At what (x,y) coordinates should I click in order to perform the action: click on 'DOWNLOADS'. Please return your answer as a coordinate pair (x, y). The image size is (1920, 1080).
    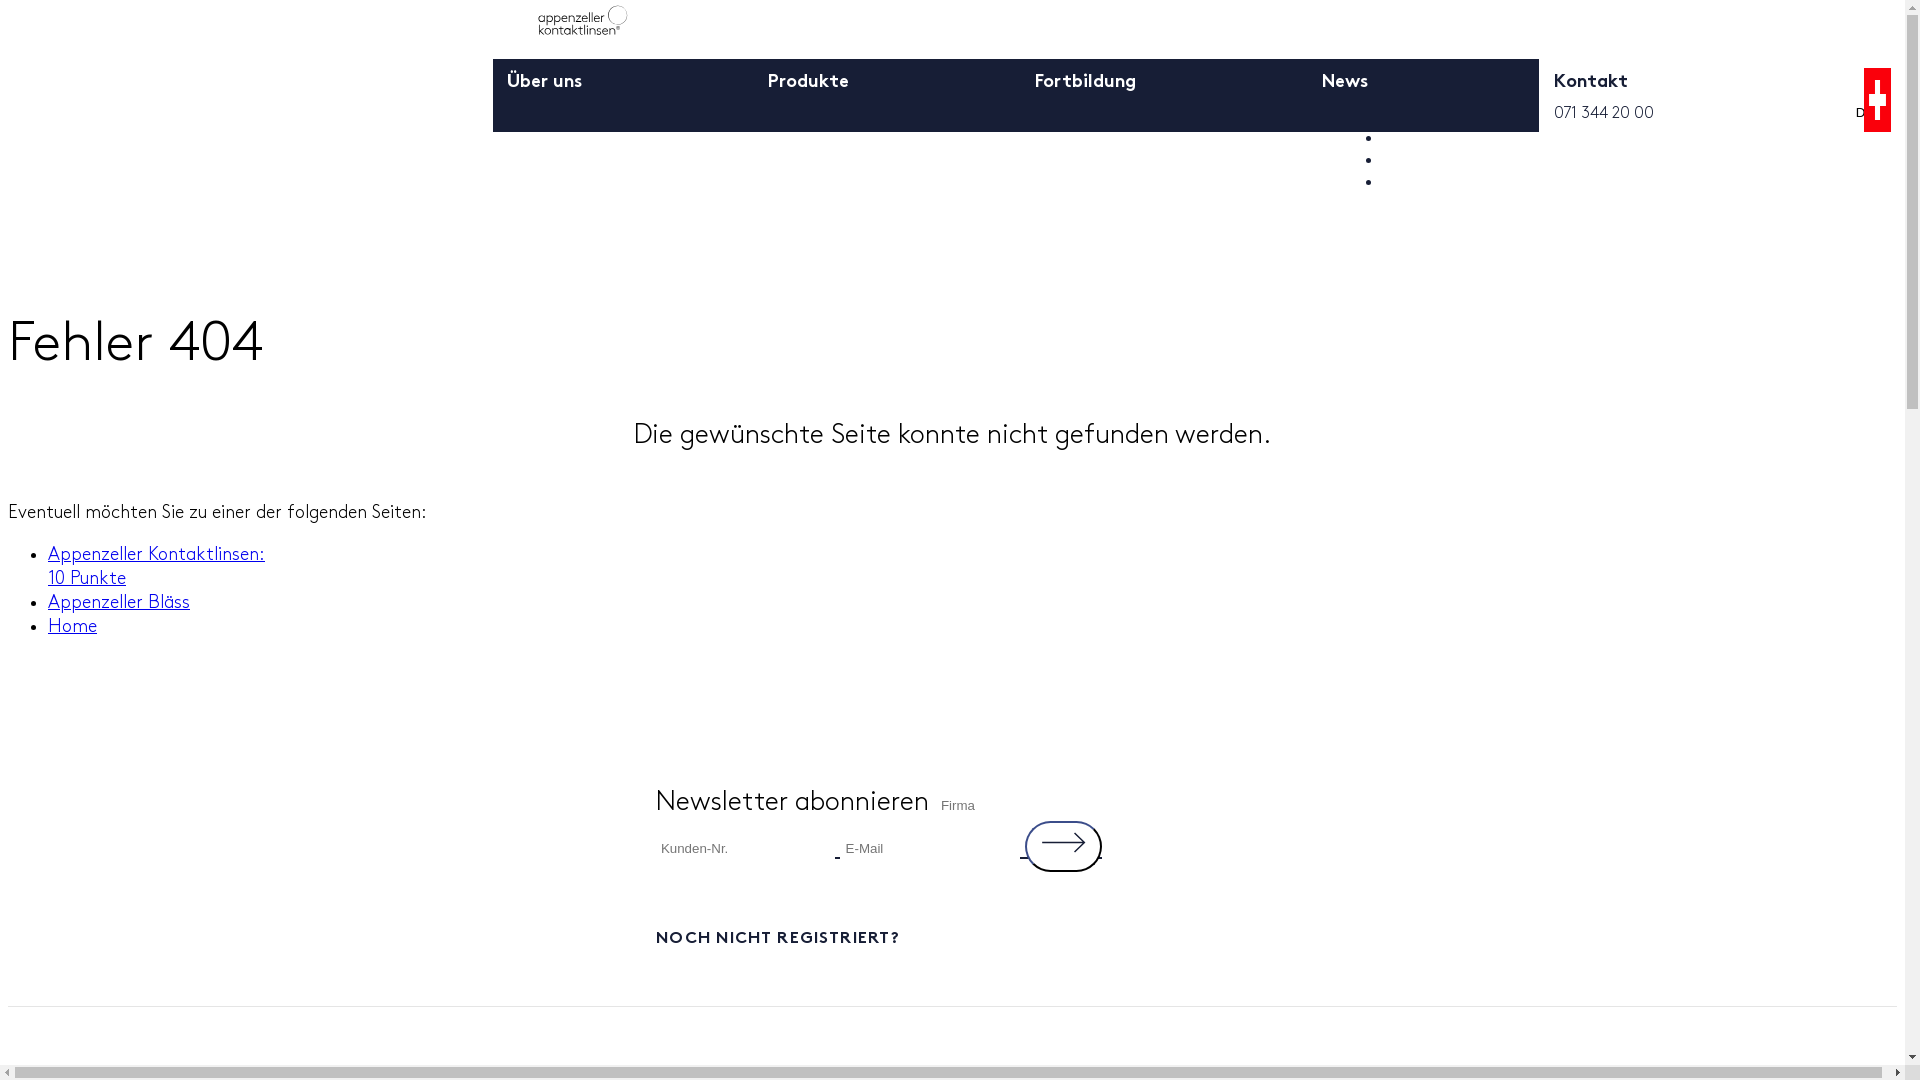
    Looking at the image, I should click on (1443, 159).